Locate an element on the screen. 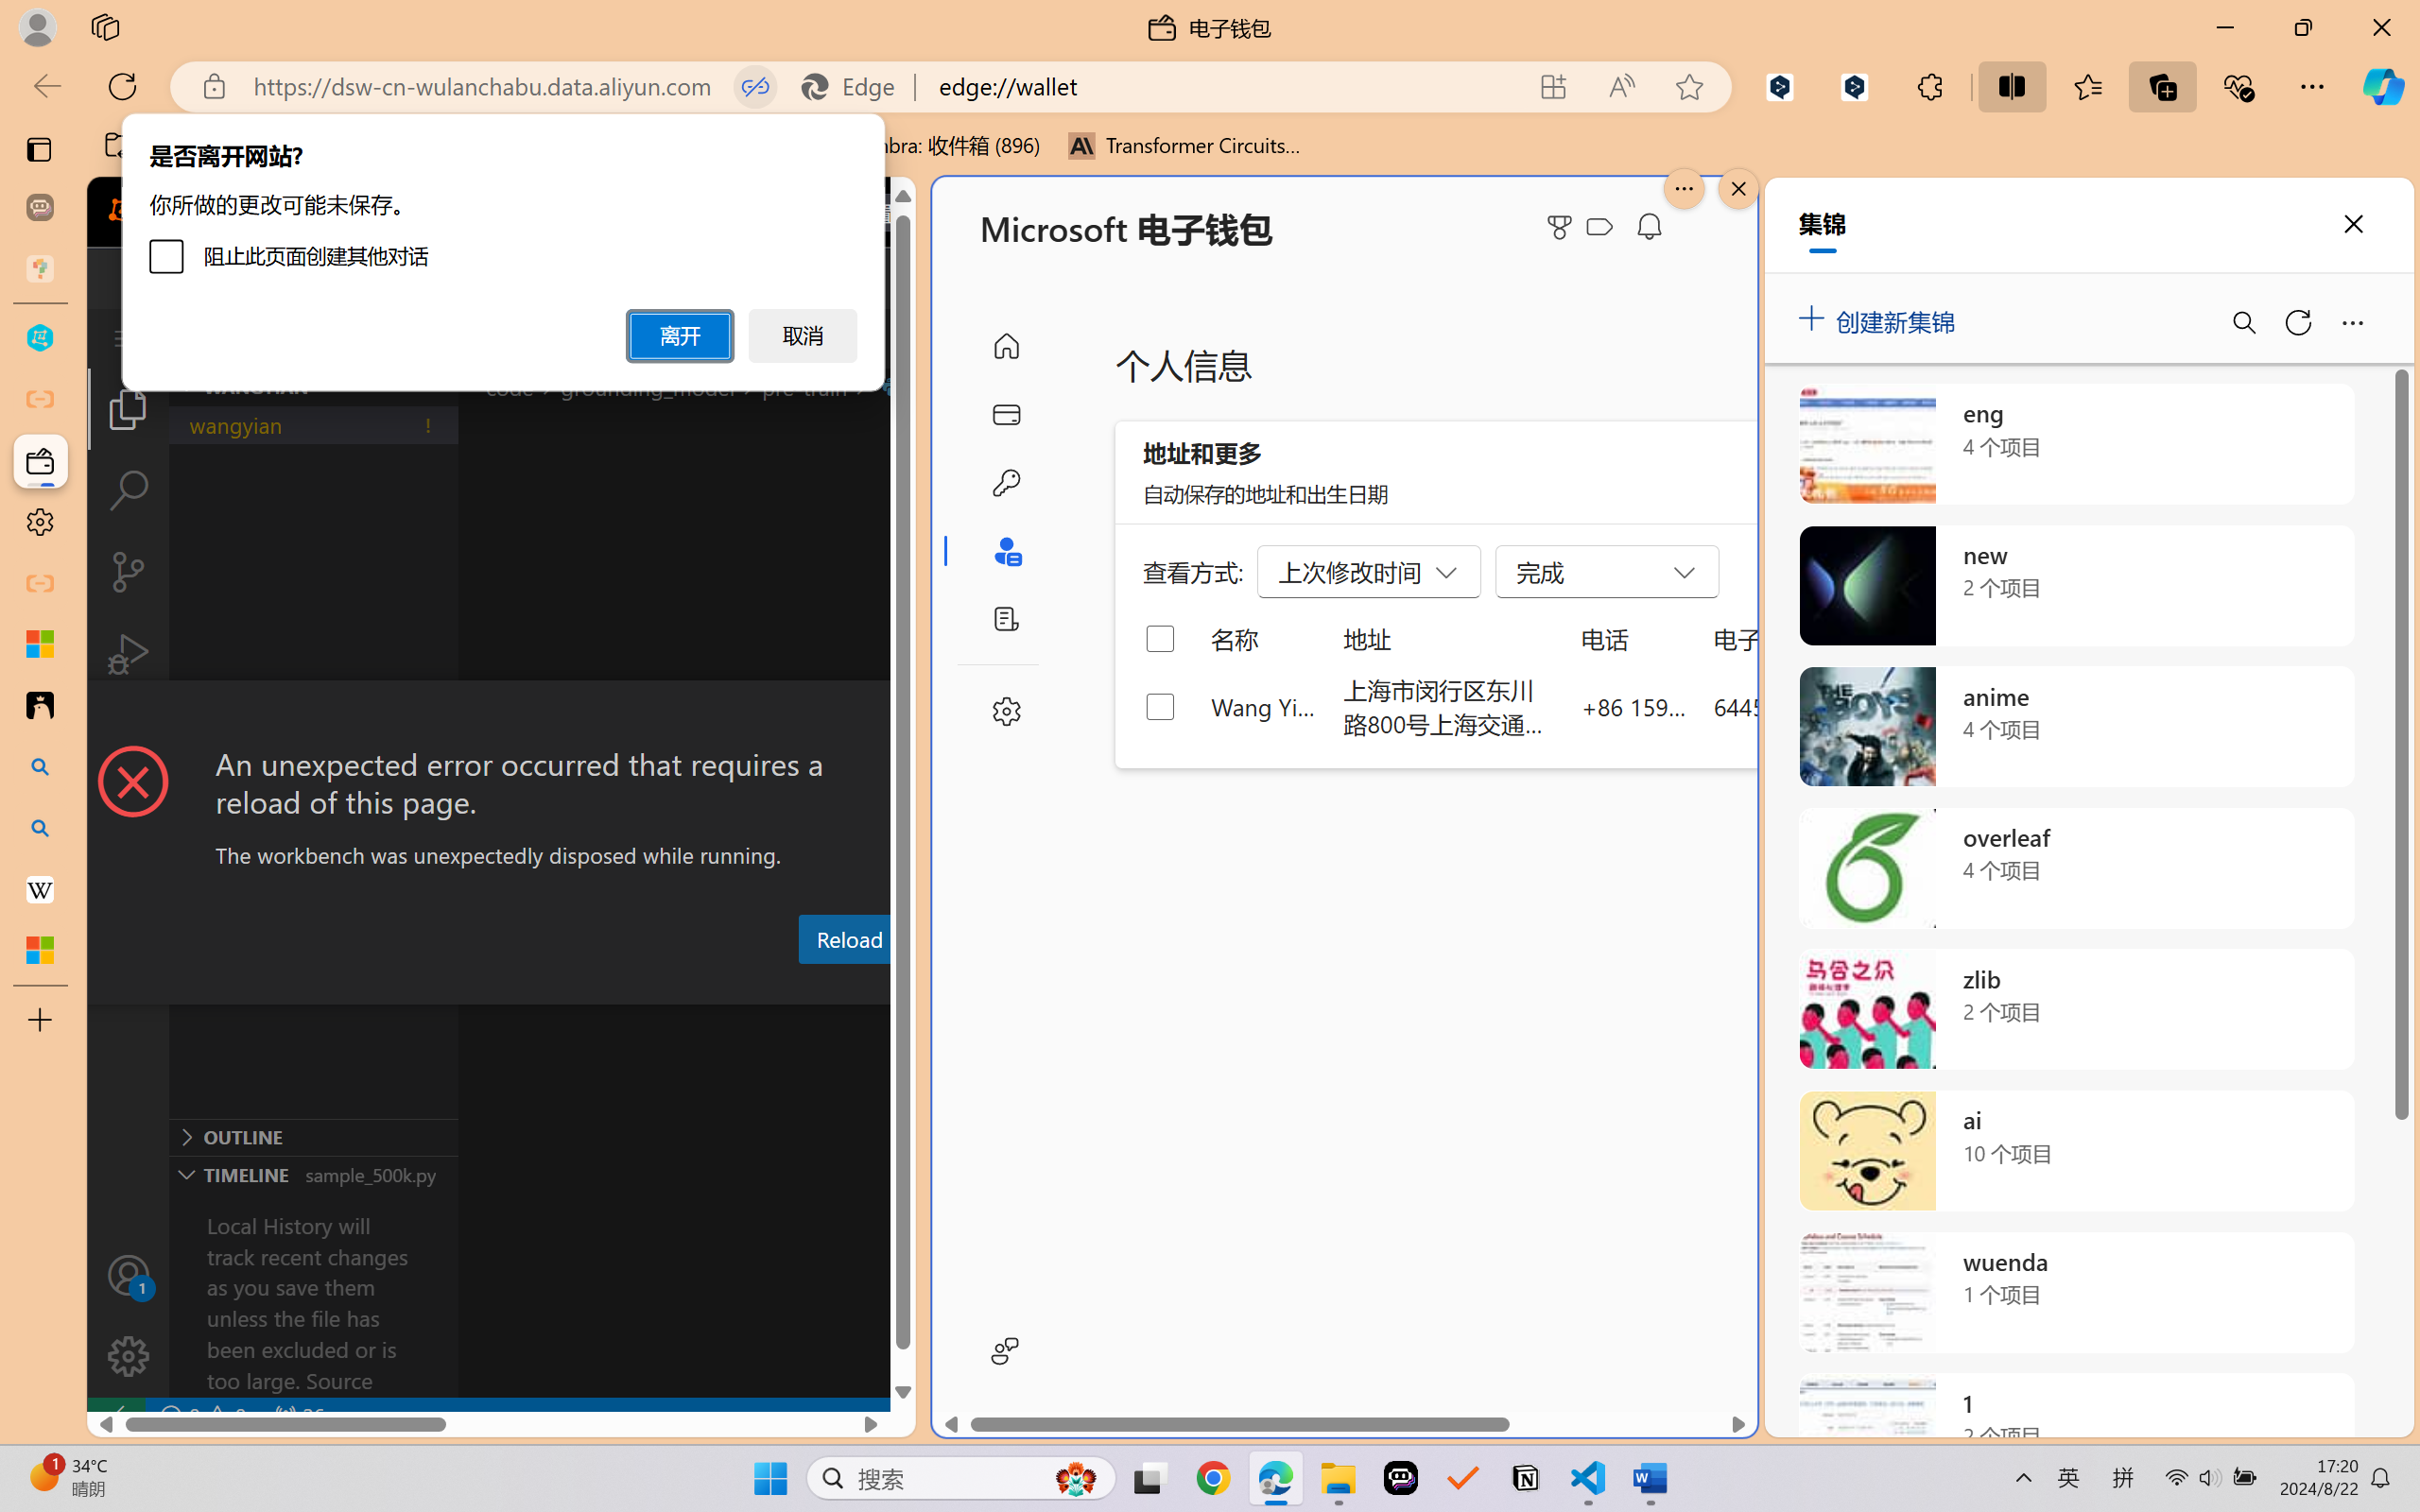 The width and height of the screenshot is (2420, 1512). 'Class: ___1lmltc5 f1agt3bx f12qytpq' is located at coordinates (1599, 227).